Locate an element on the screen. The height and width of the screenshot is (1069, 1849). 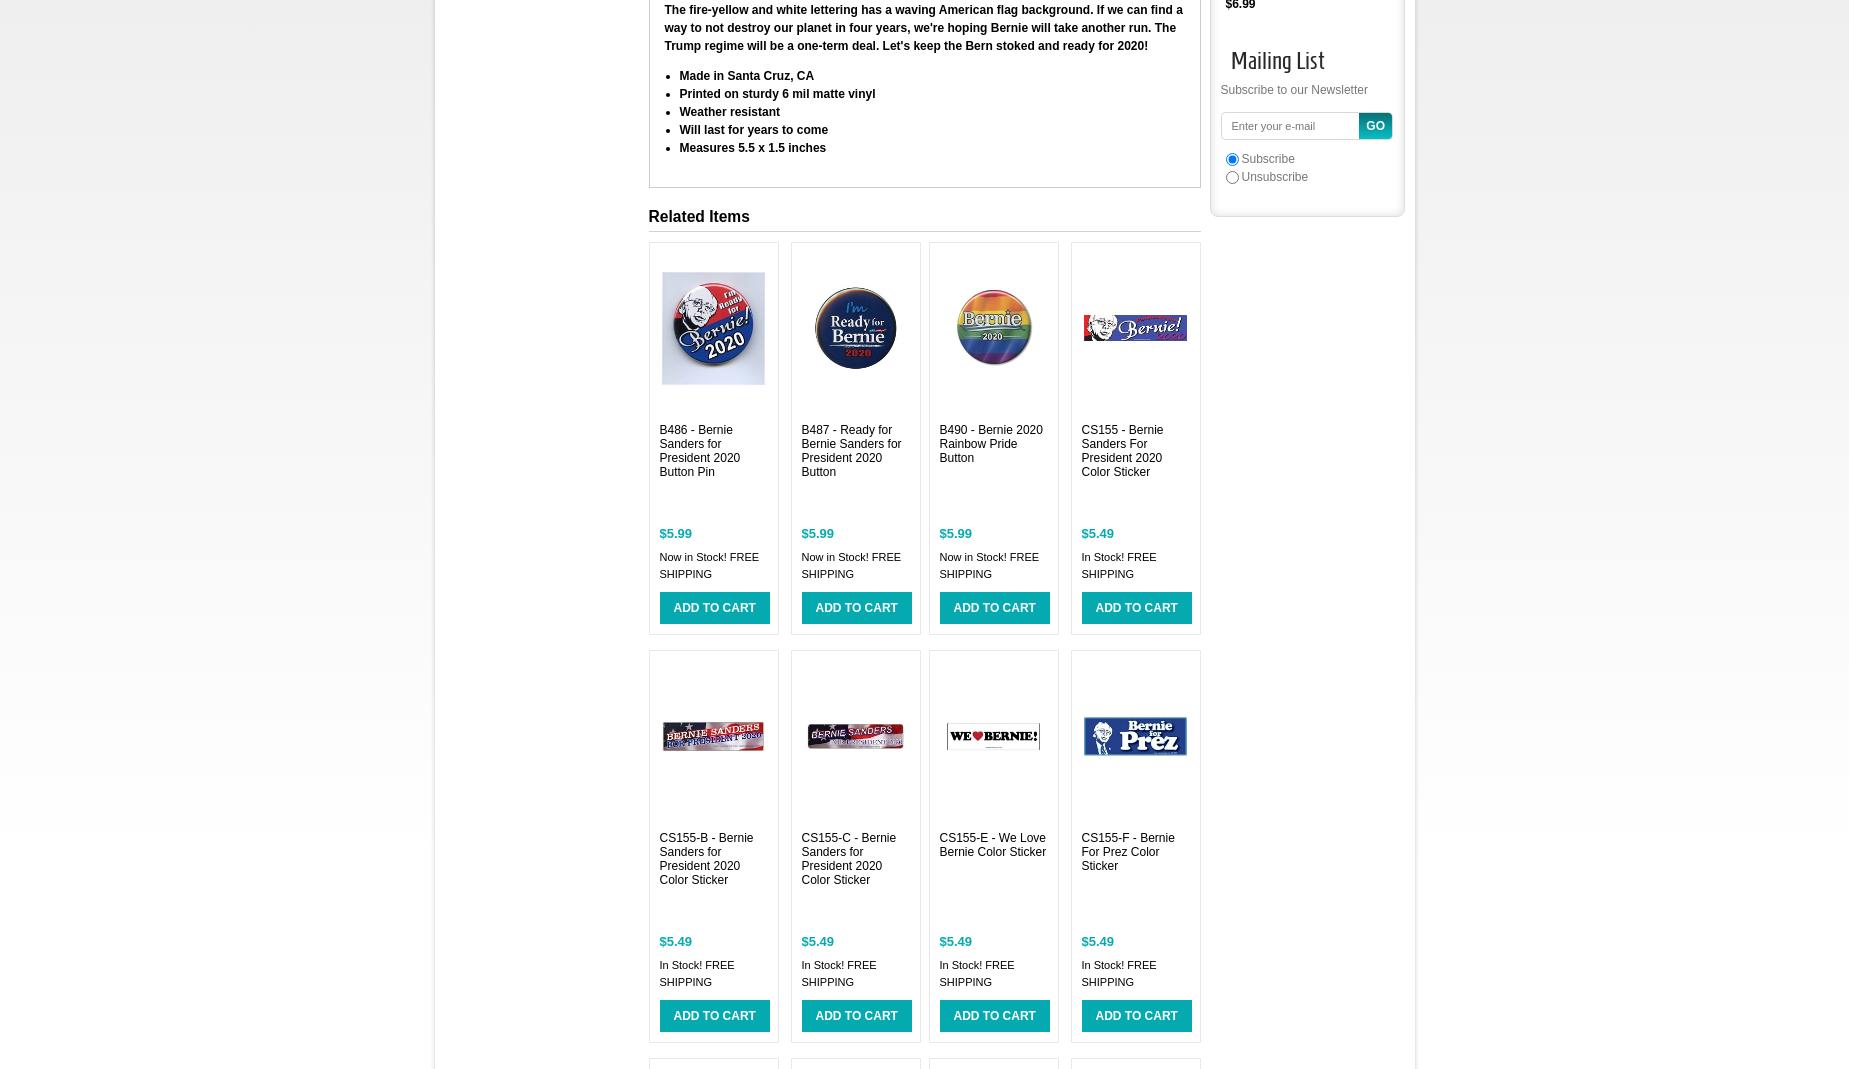
'B487 - Ready for Bernie Sanders for President 2020 Button' is located at coordinates (849, 450).